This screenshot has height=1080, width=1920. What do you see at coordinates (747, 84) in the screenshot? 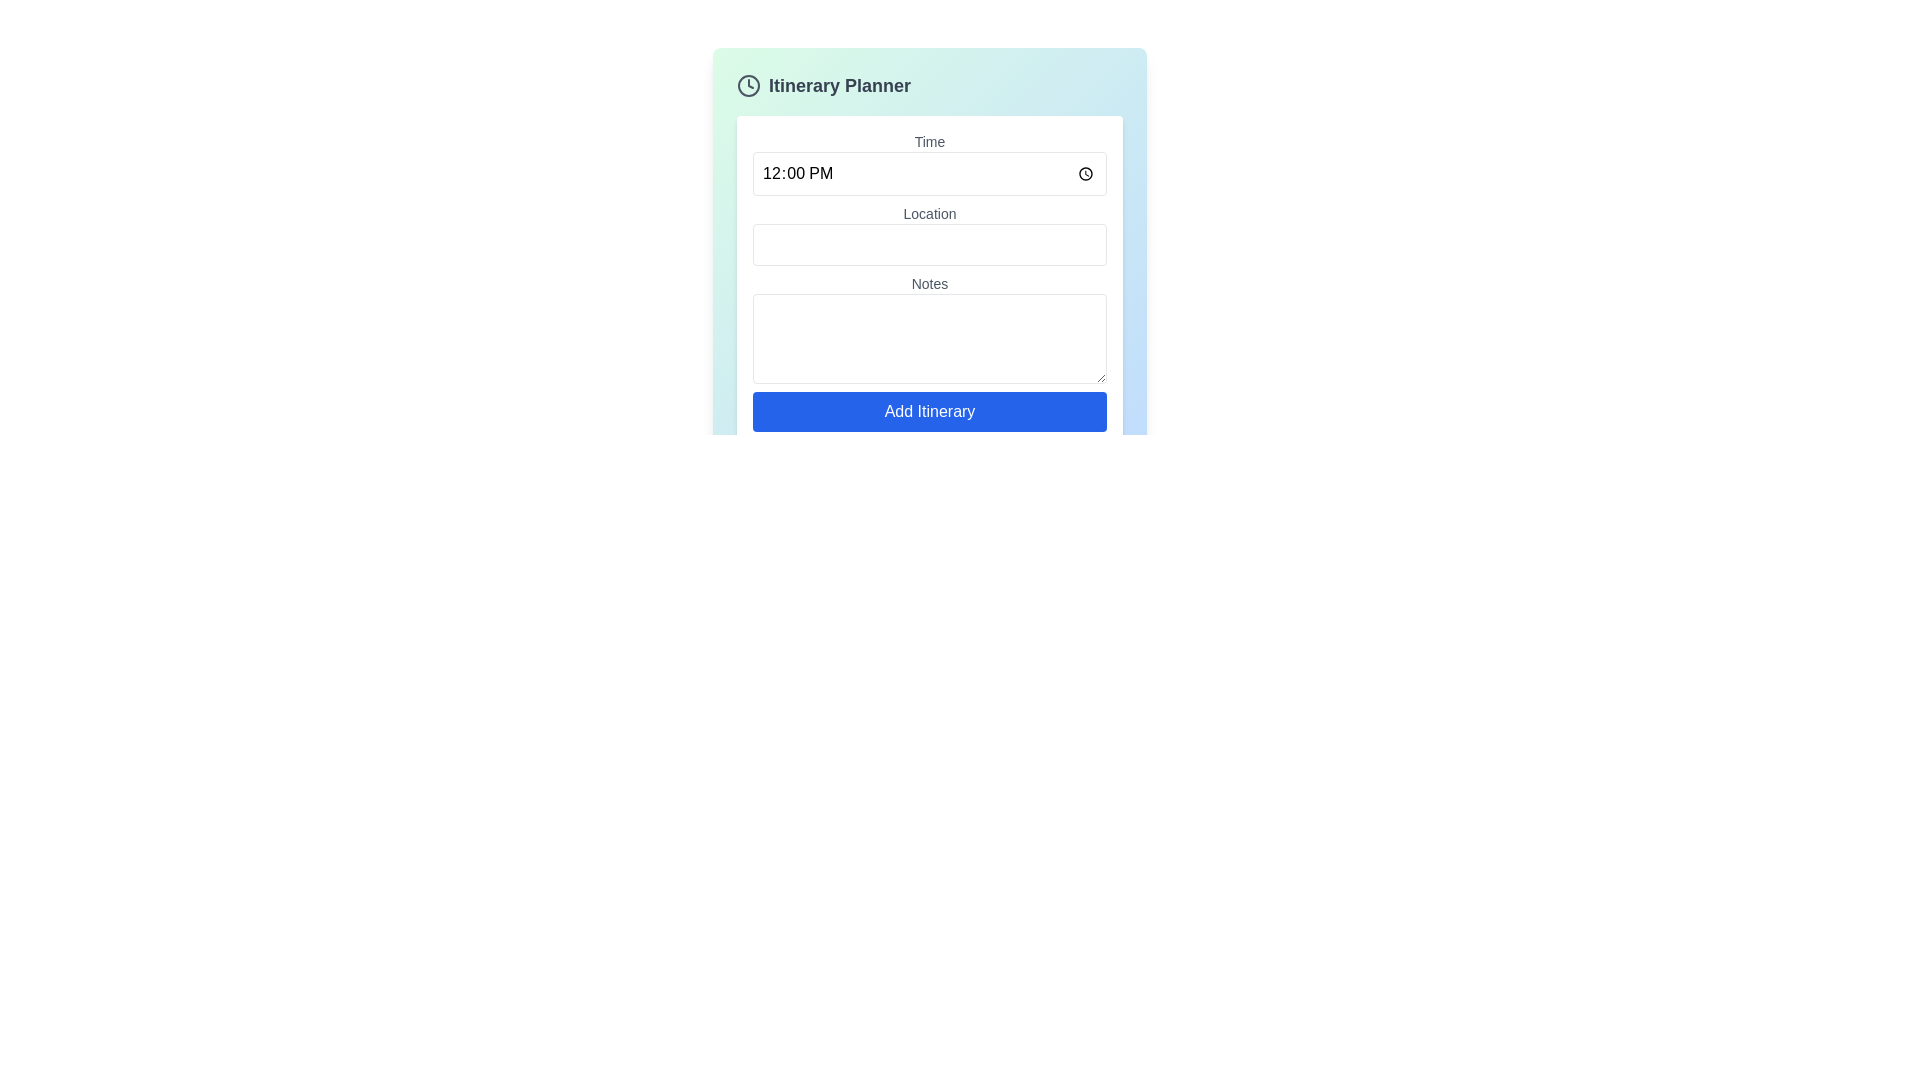
I see `the circular boundary of the clock icon within the SVG graphic, located adjacent to the title 'Itinerary Planner'` at bounding box center [747, 84].